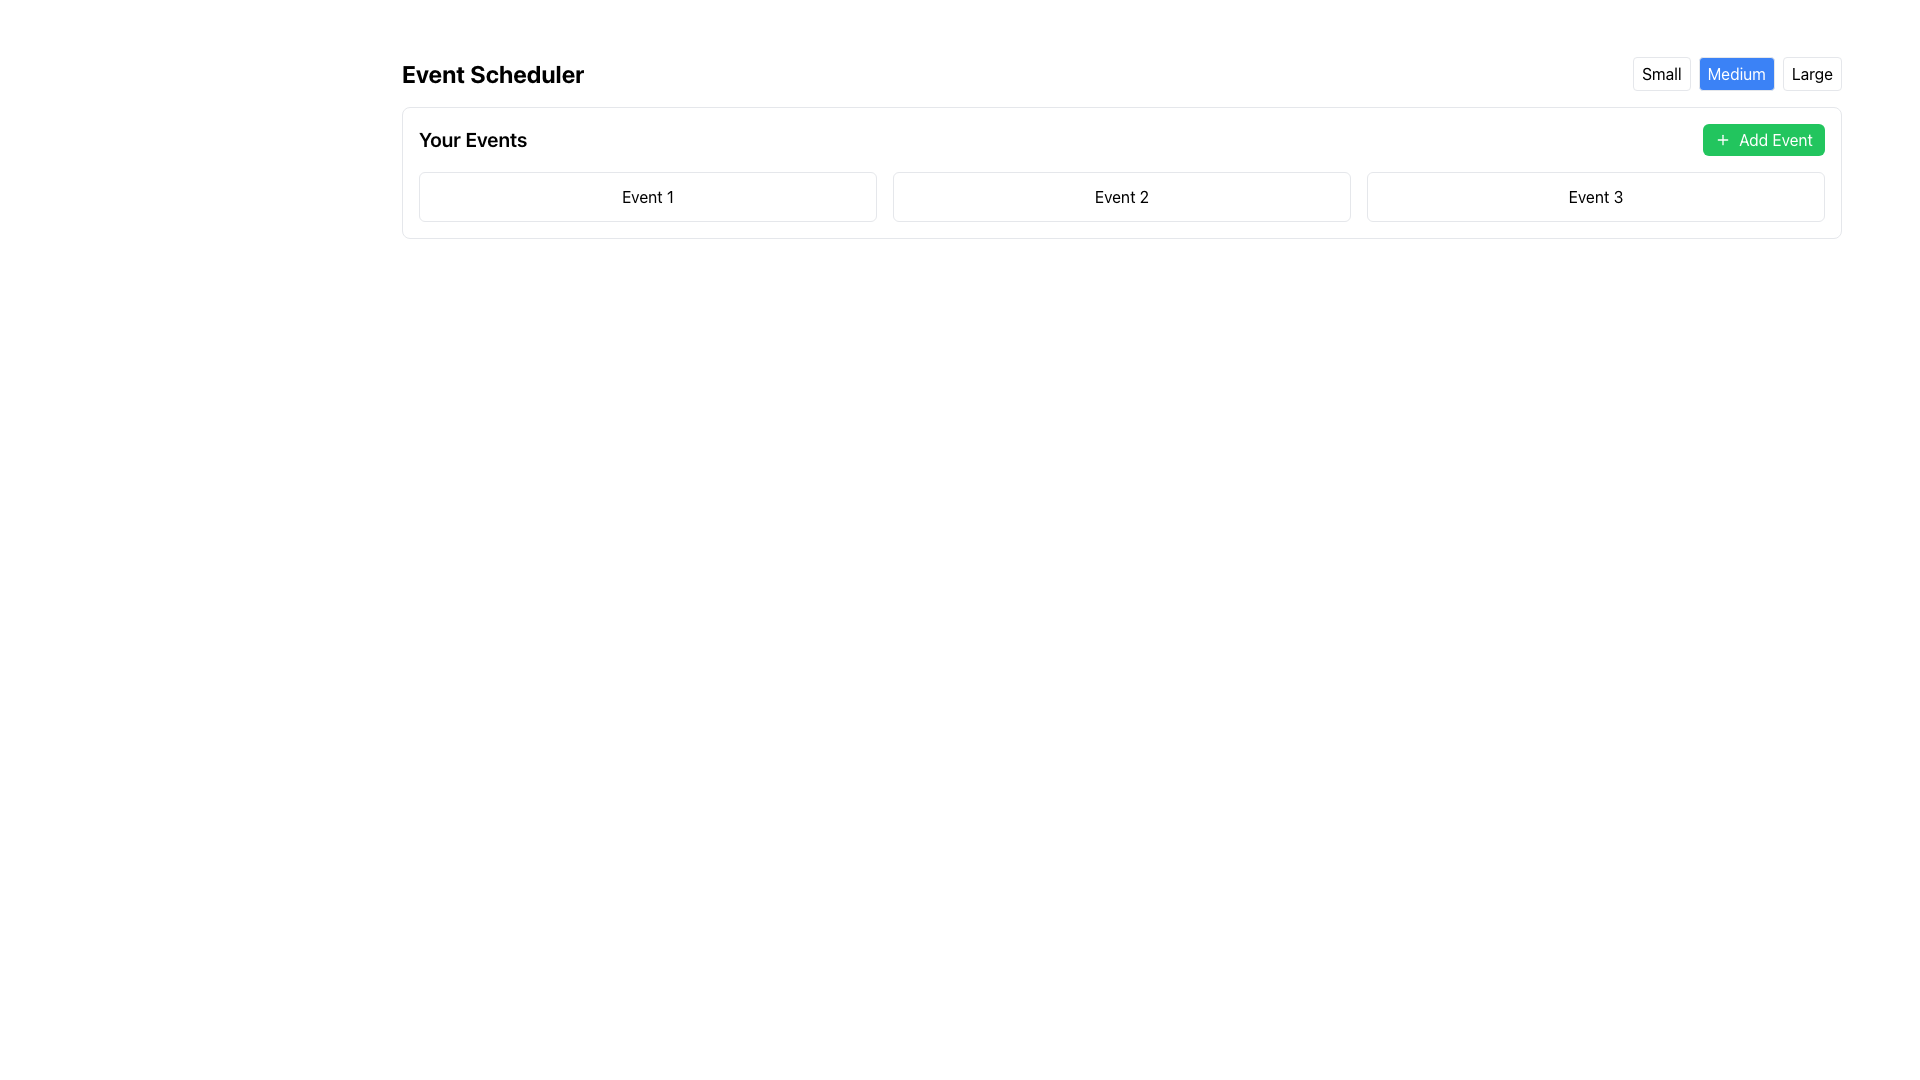 The width and height of the screenshot is (1920, 1080). What do you see at coordinates (1776, 138) in the screenshot?
I see `text label 'Add Event' which is displayed in white on a green button located in the top-right area of the 'Your Events' section` at bounding box center [1776, 138].